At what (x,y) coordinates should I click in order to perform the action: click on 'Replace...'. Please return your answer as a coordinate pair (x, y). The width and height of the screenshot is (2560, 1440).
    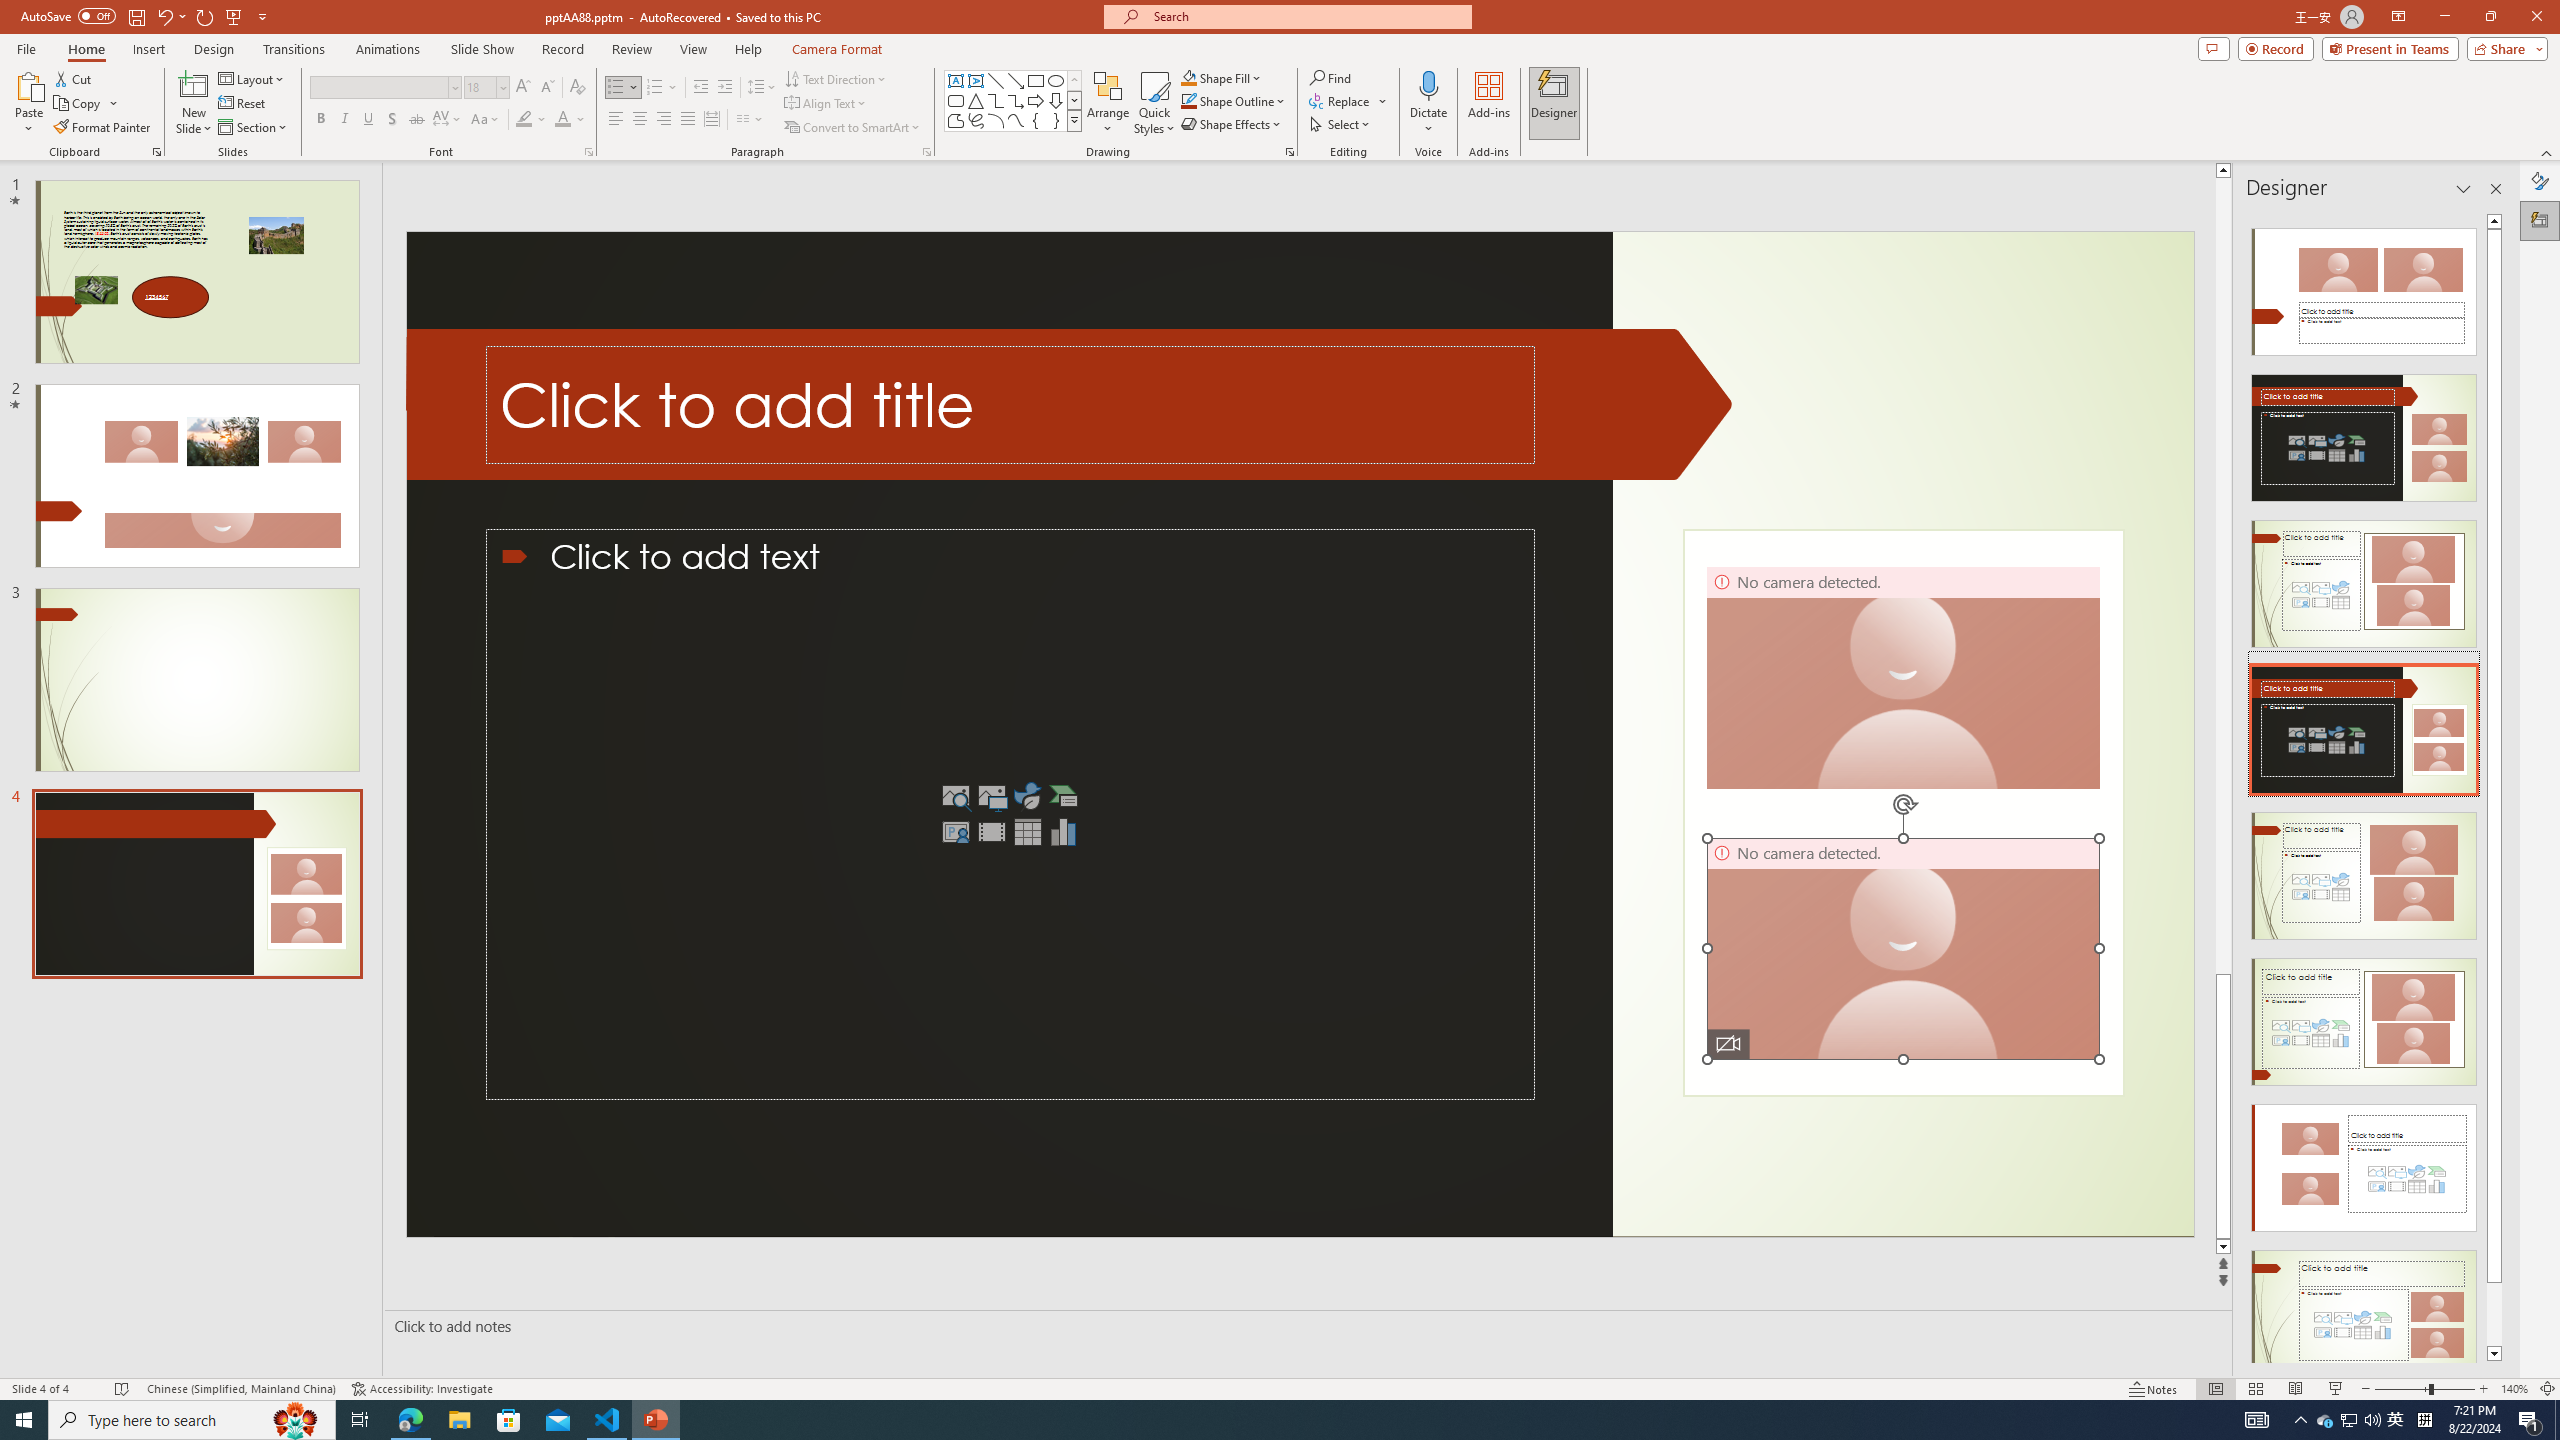
    Looking at the image, I should click on (1341, 99).